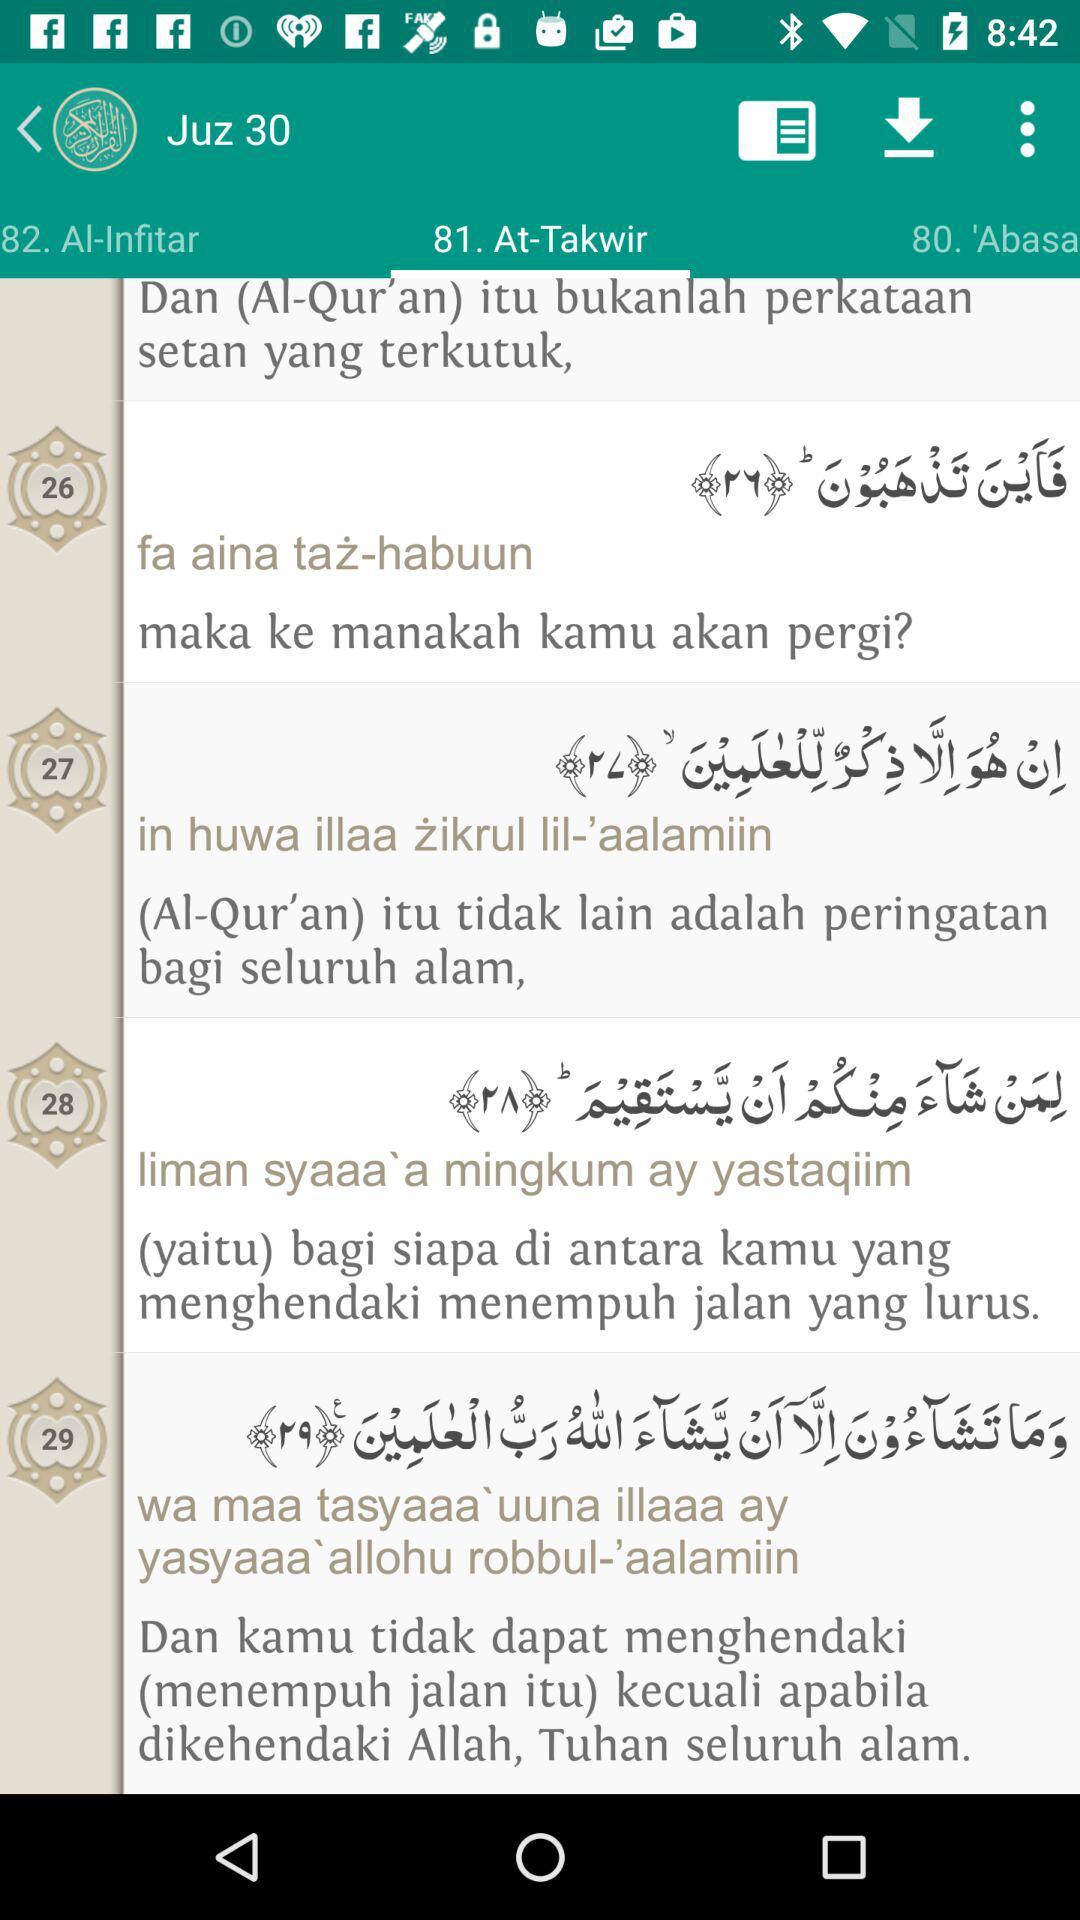 Image resolution: width=1080 pixels, height=1920 pixels. What do you see at coordinates (75, 127) in the screenshot?
I see `the arrow_backward icon` at bounding box center [75, 127].